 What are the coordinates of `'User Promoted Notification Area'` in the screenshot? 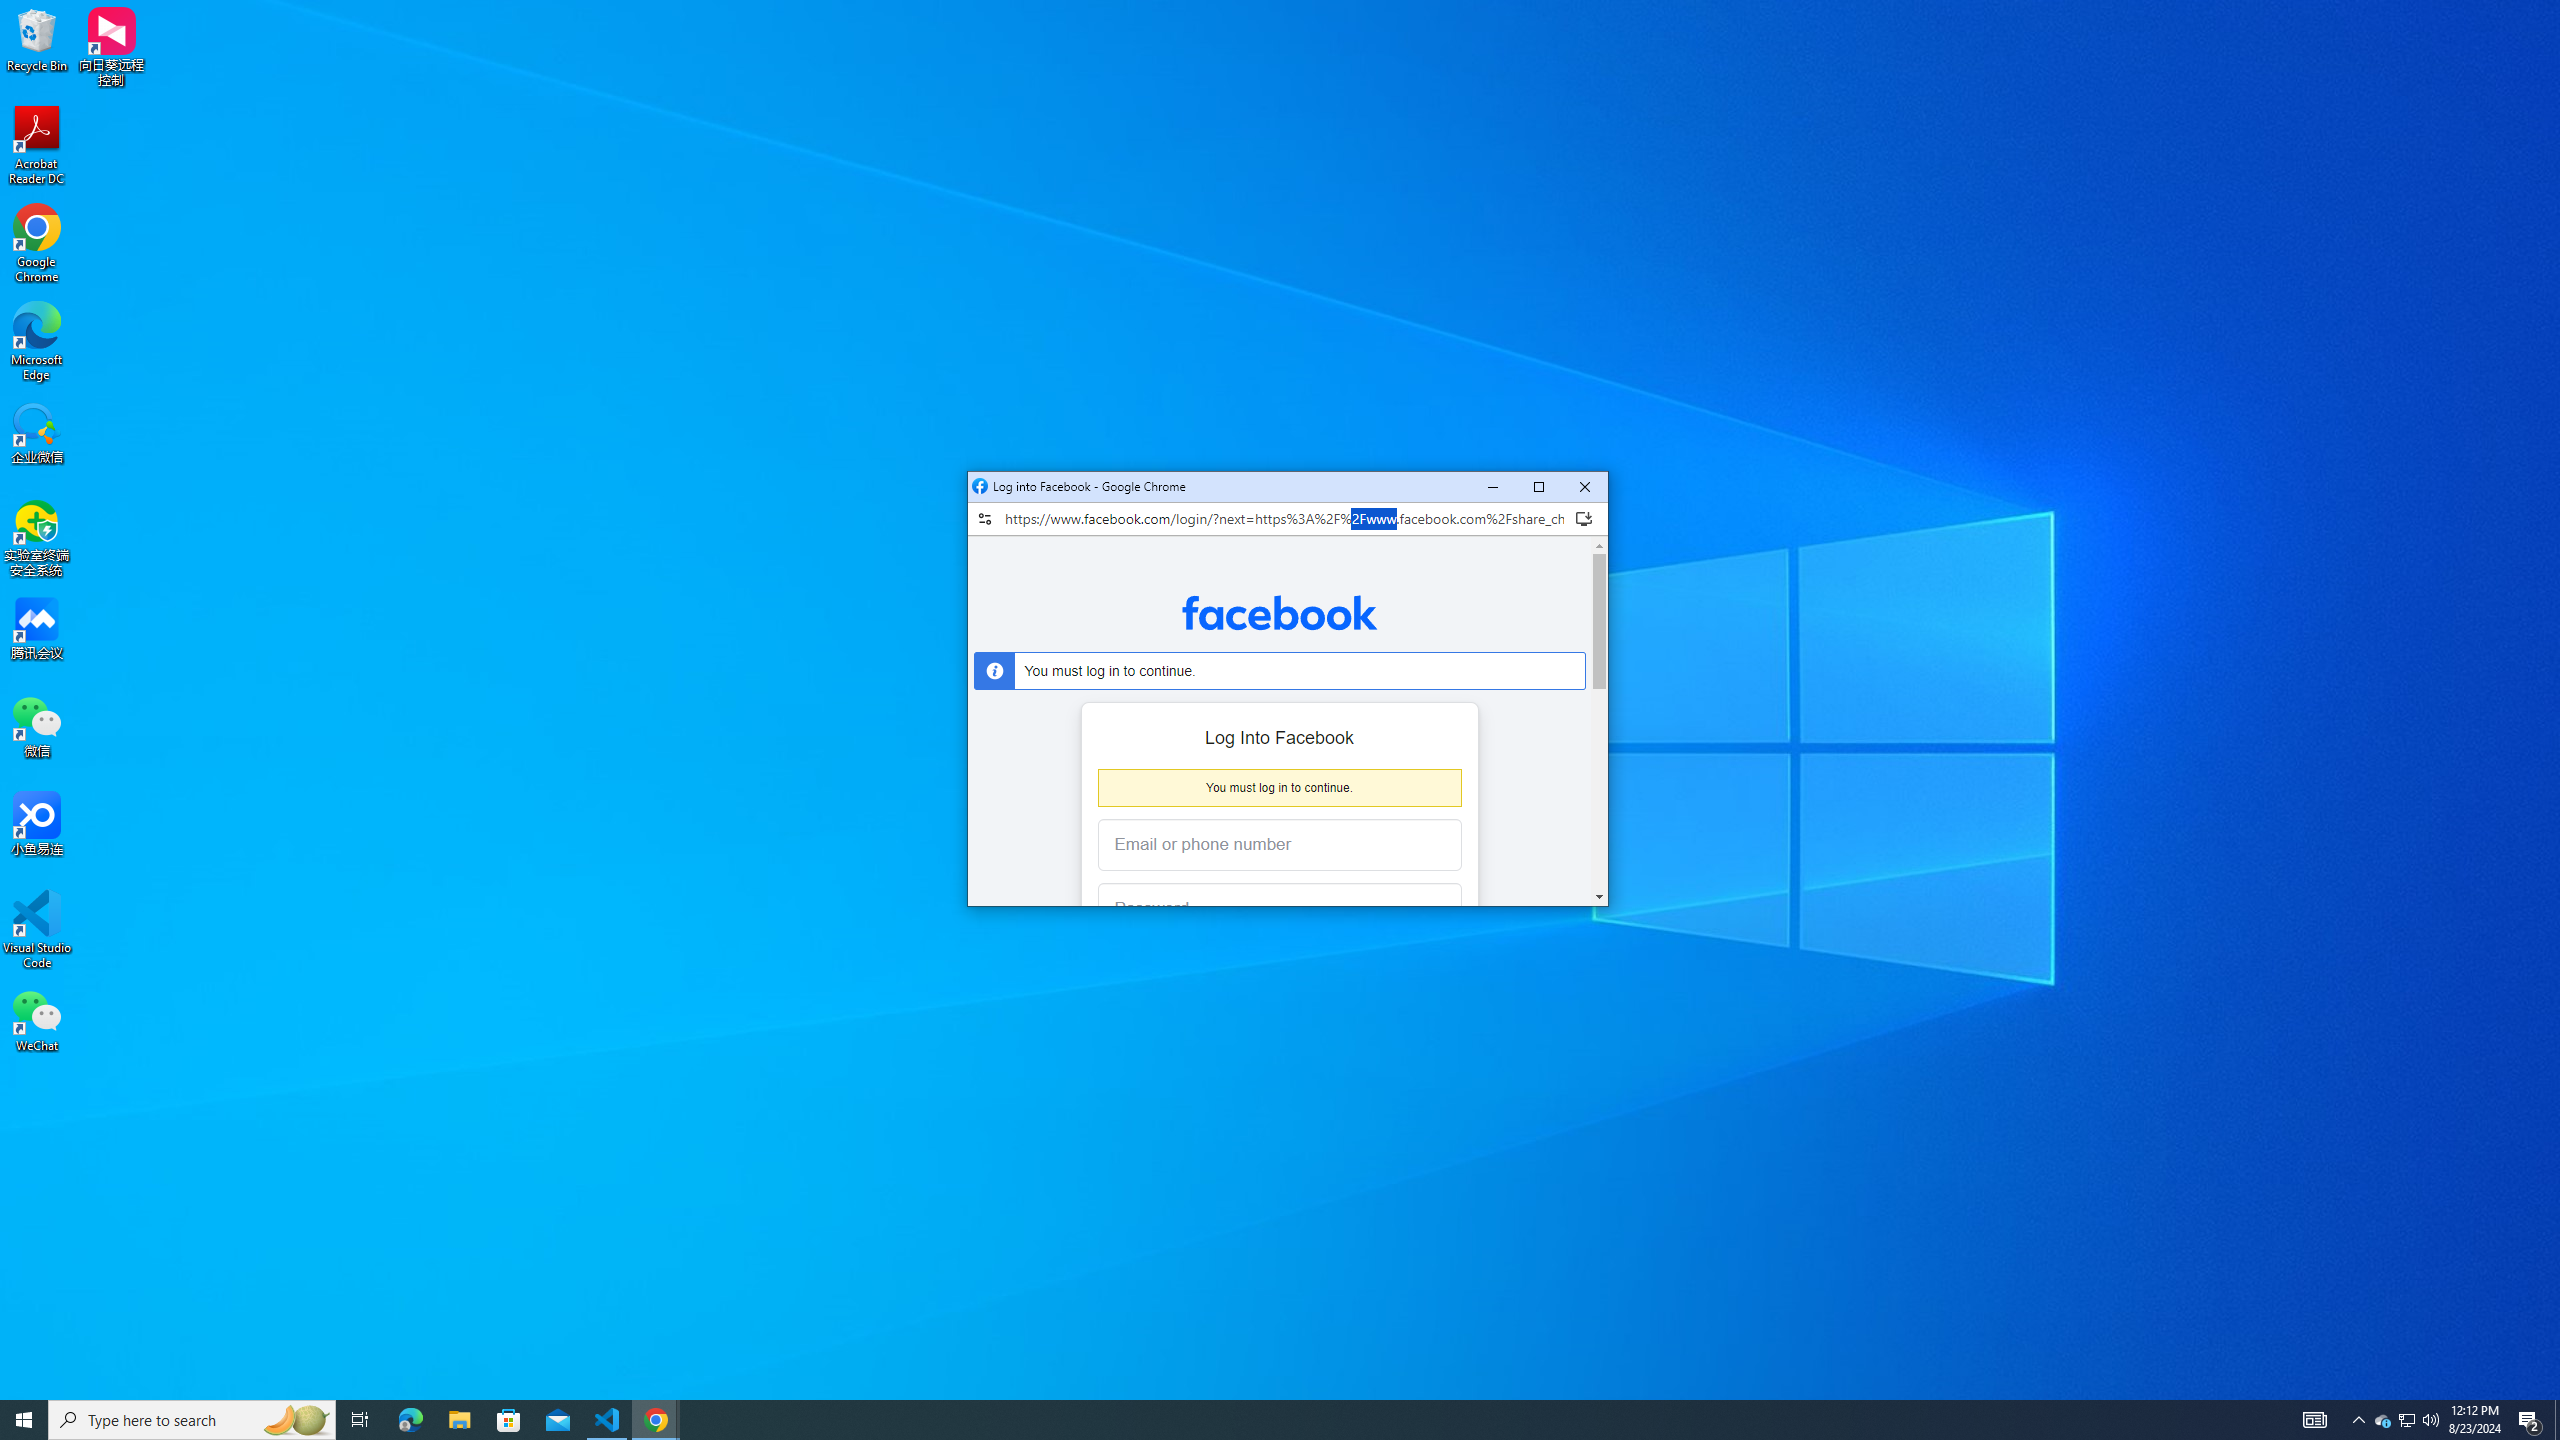 It's located at (2405, 1418).